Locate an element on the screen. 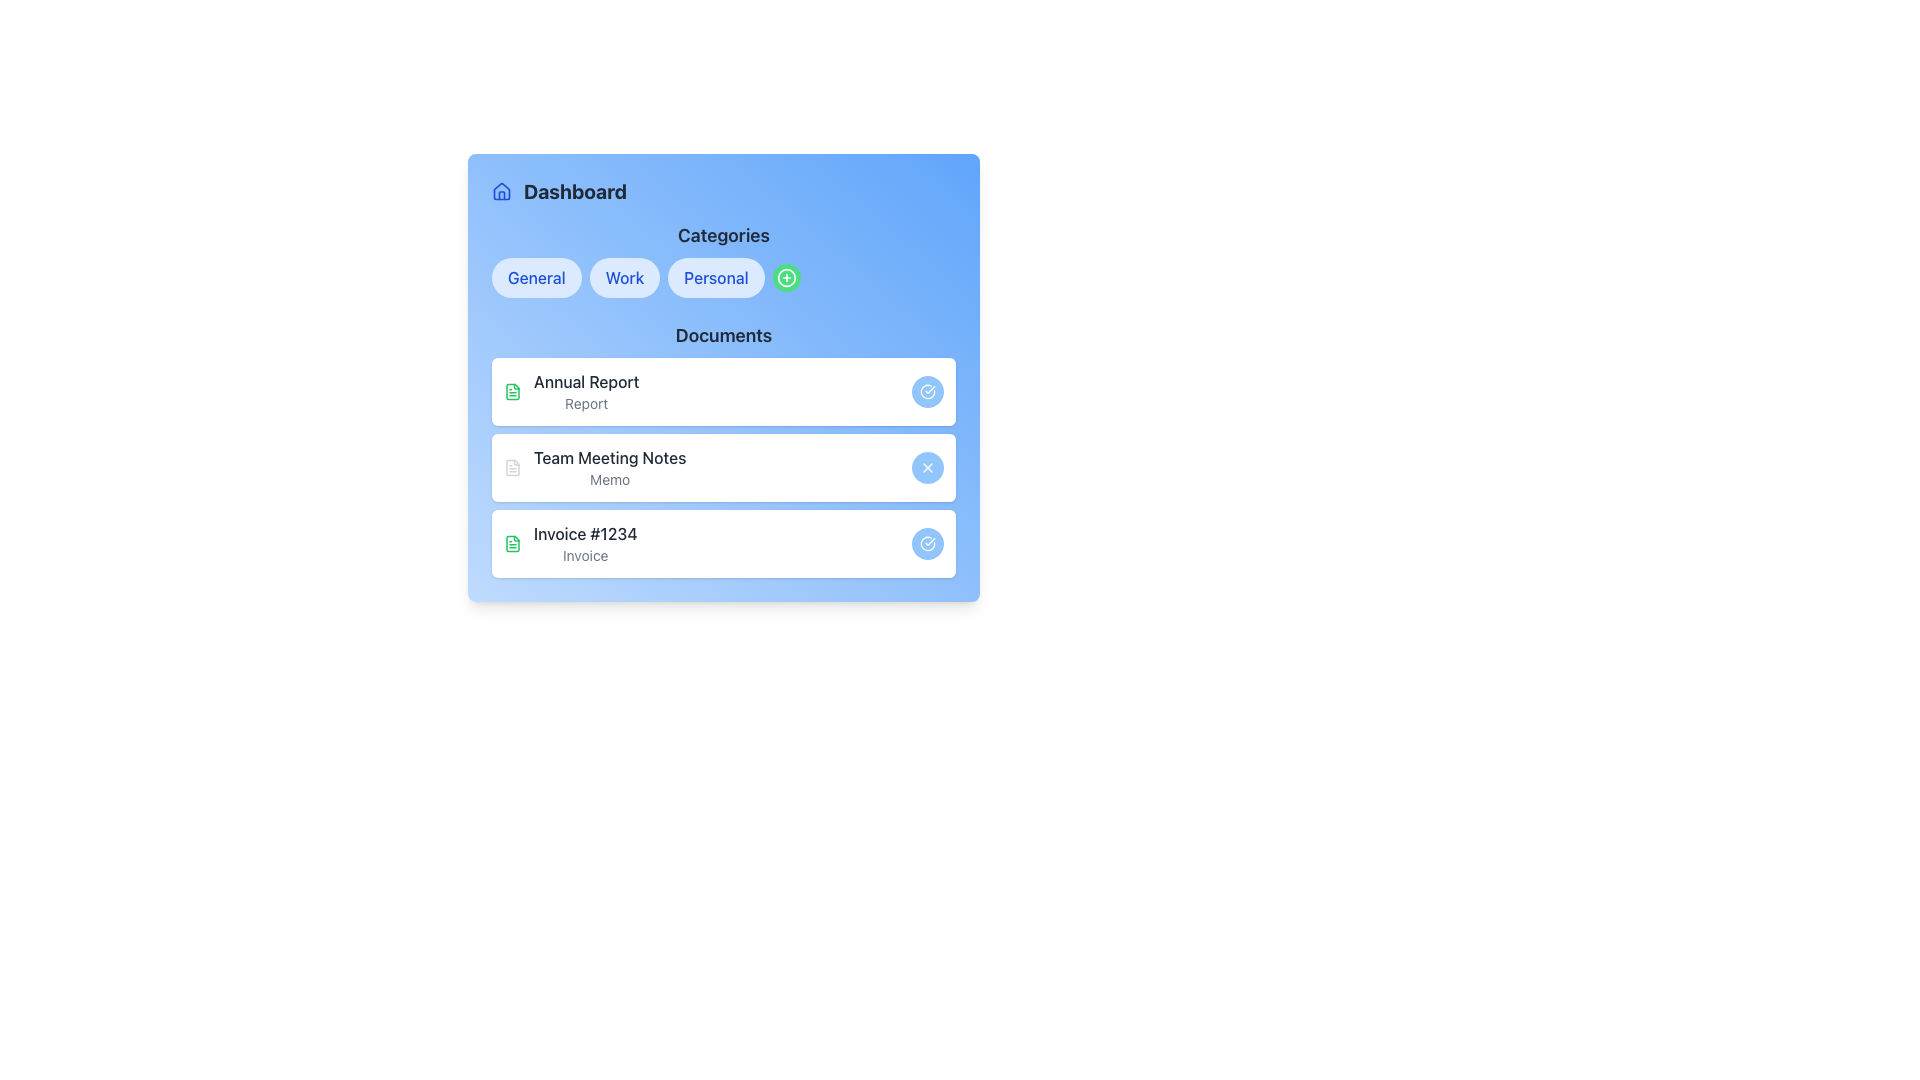 The image size is (1920, 1080). the icon that signifies the type of document associated with the 'Annual Report', positioned to the far left of the row containing 'Annual Report' and 'Report' is located at coordinates (513, 392).